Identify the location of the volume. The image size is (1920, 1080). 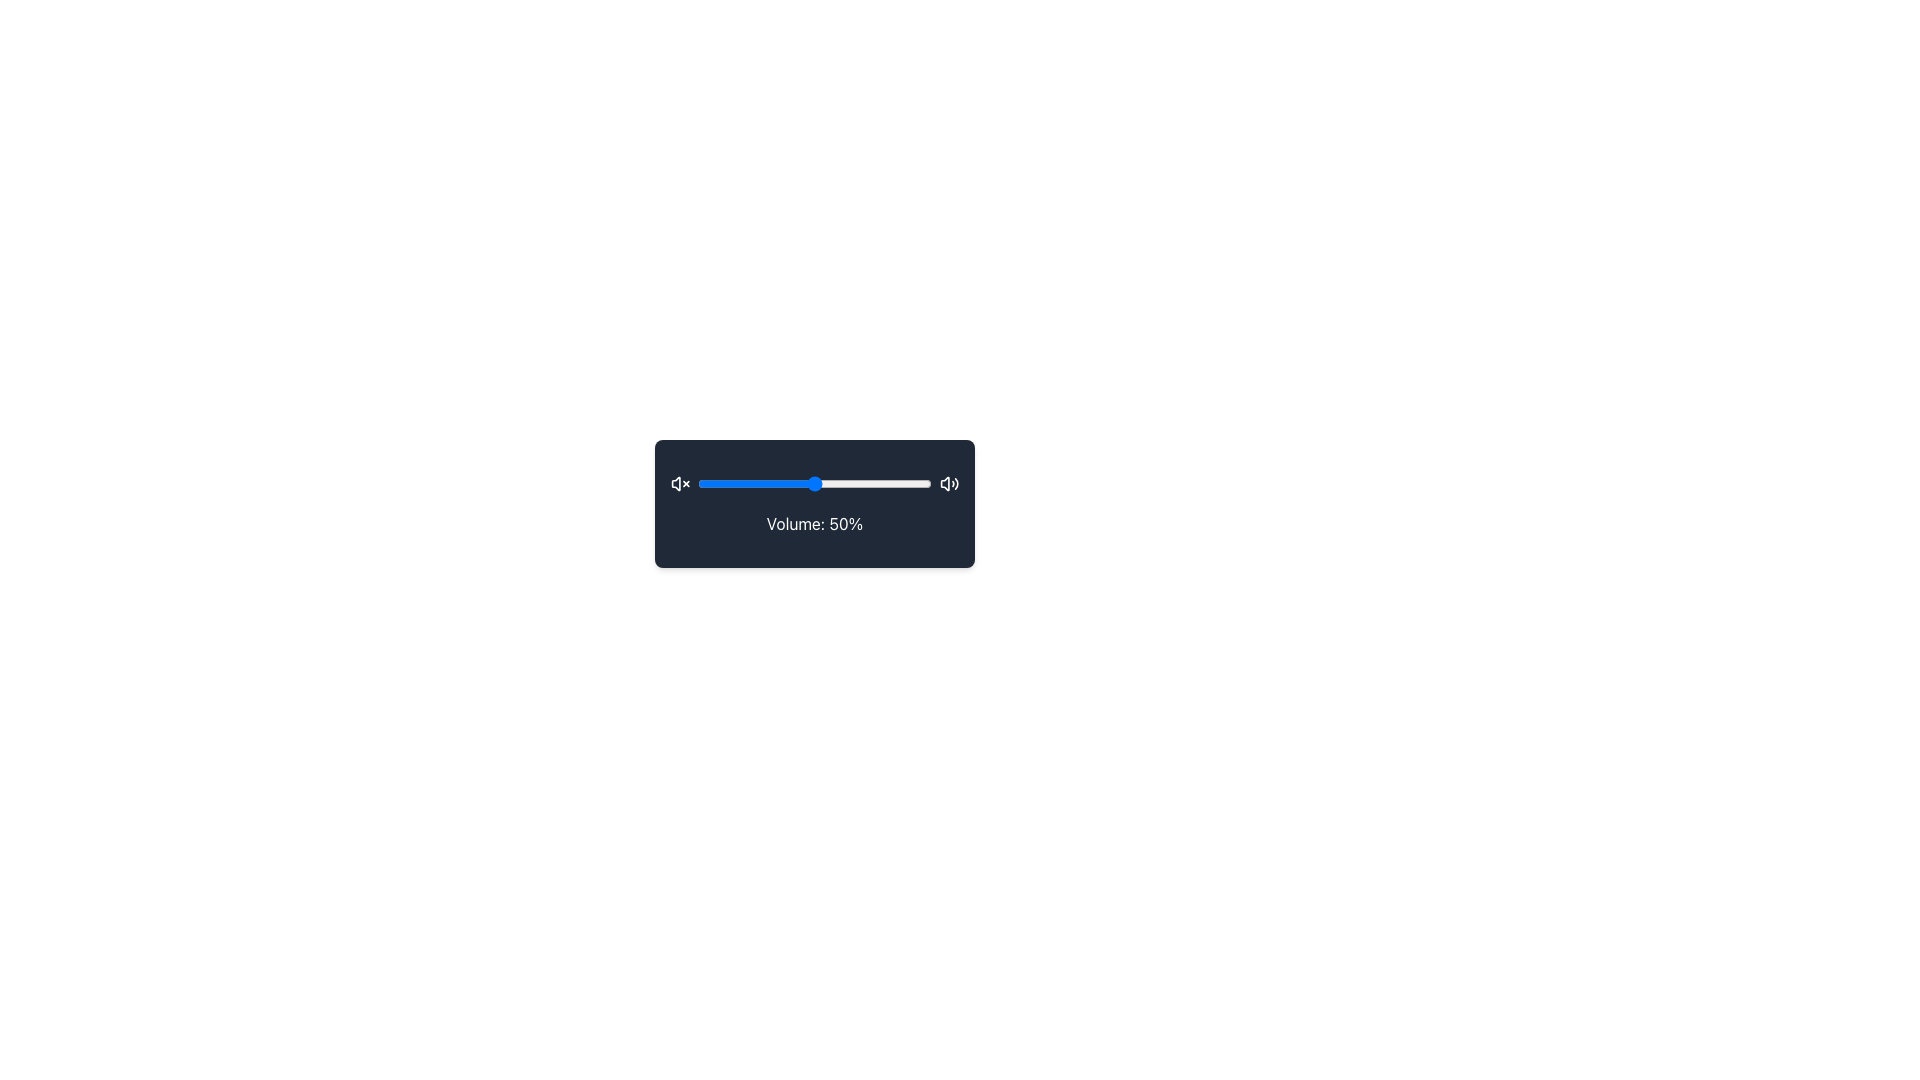
(780, 483).